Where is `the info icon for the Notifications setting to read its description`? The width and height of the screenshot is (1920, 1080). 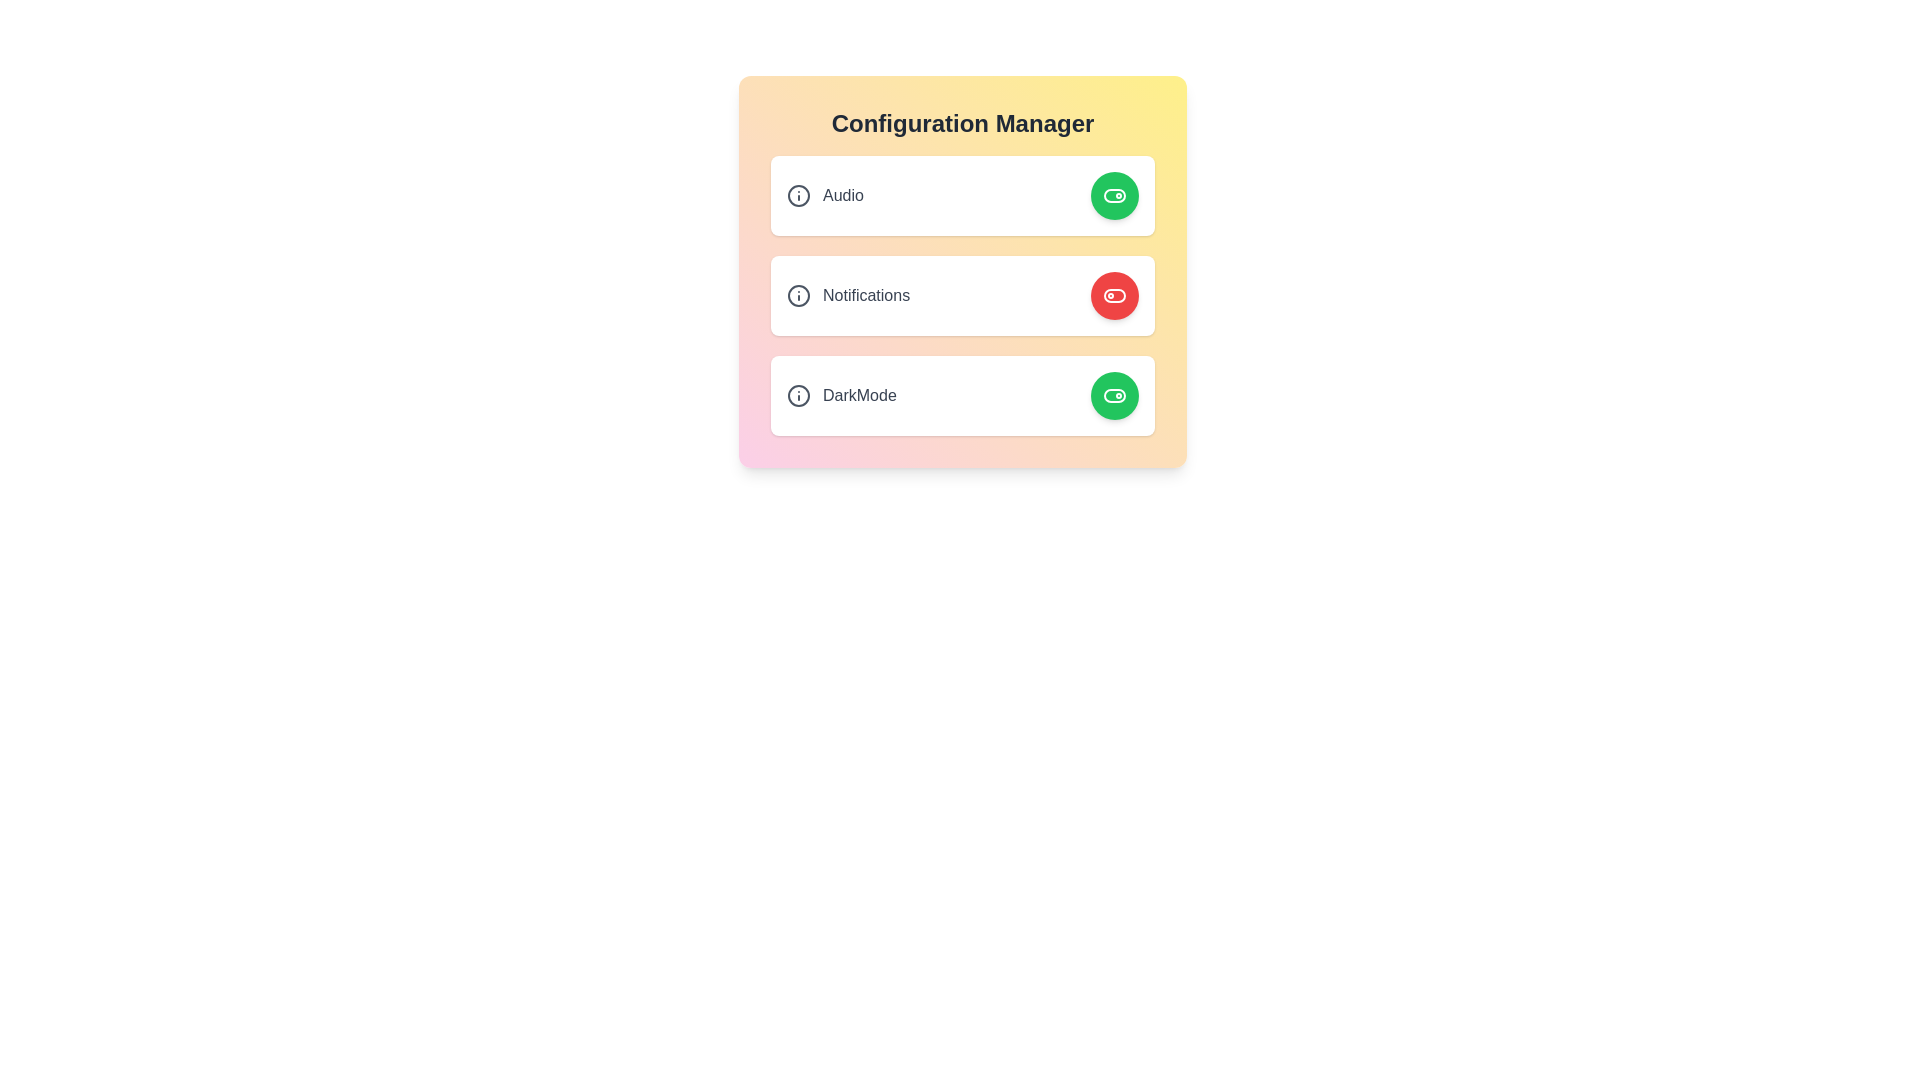 the info icon for the Notifications setting to read its description is located at coordinates (797, 296).